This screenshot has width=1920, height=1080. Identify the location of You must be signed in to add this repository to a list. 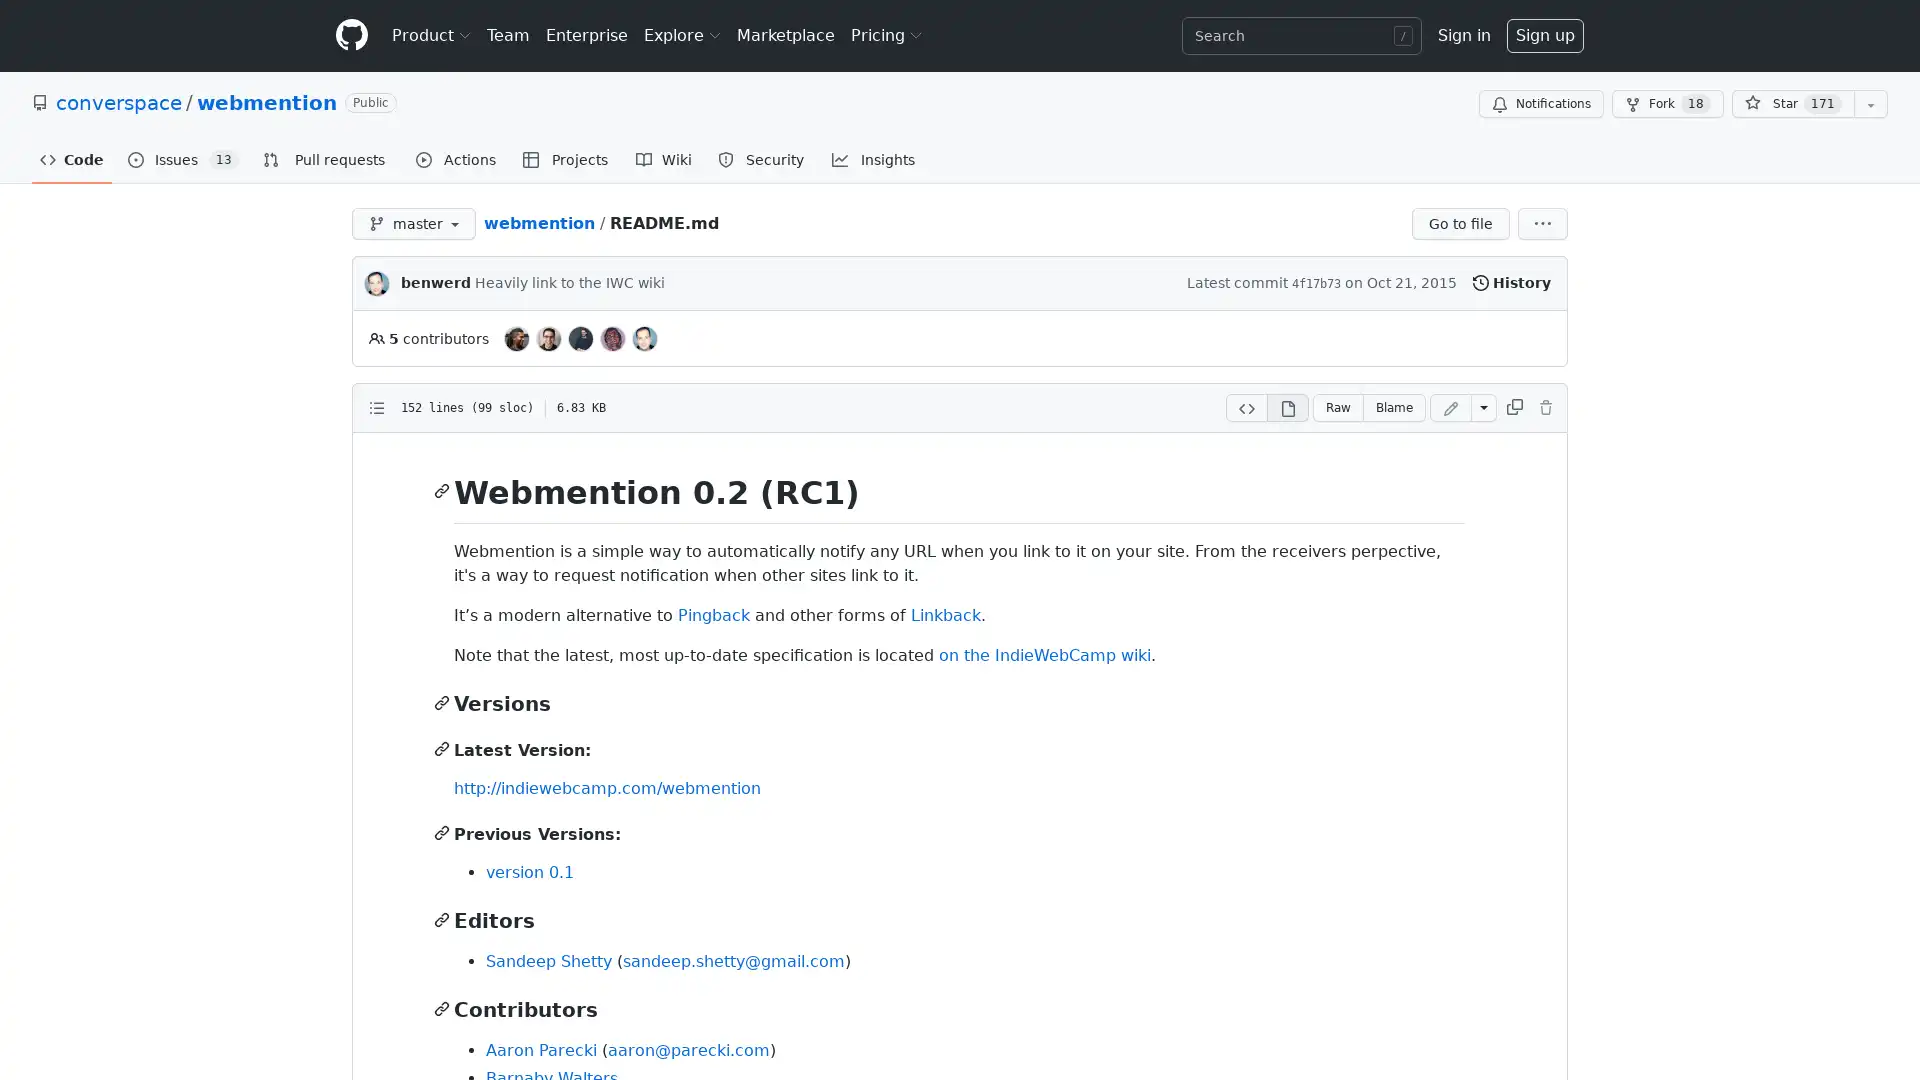
(1870, 104).